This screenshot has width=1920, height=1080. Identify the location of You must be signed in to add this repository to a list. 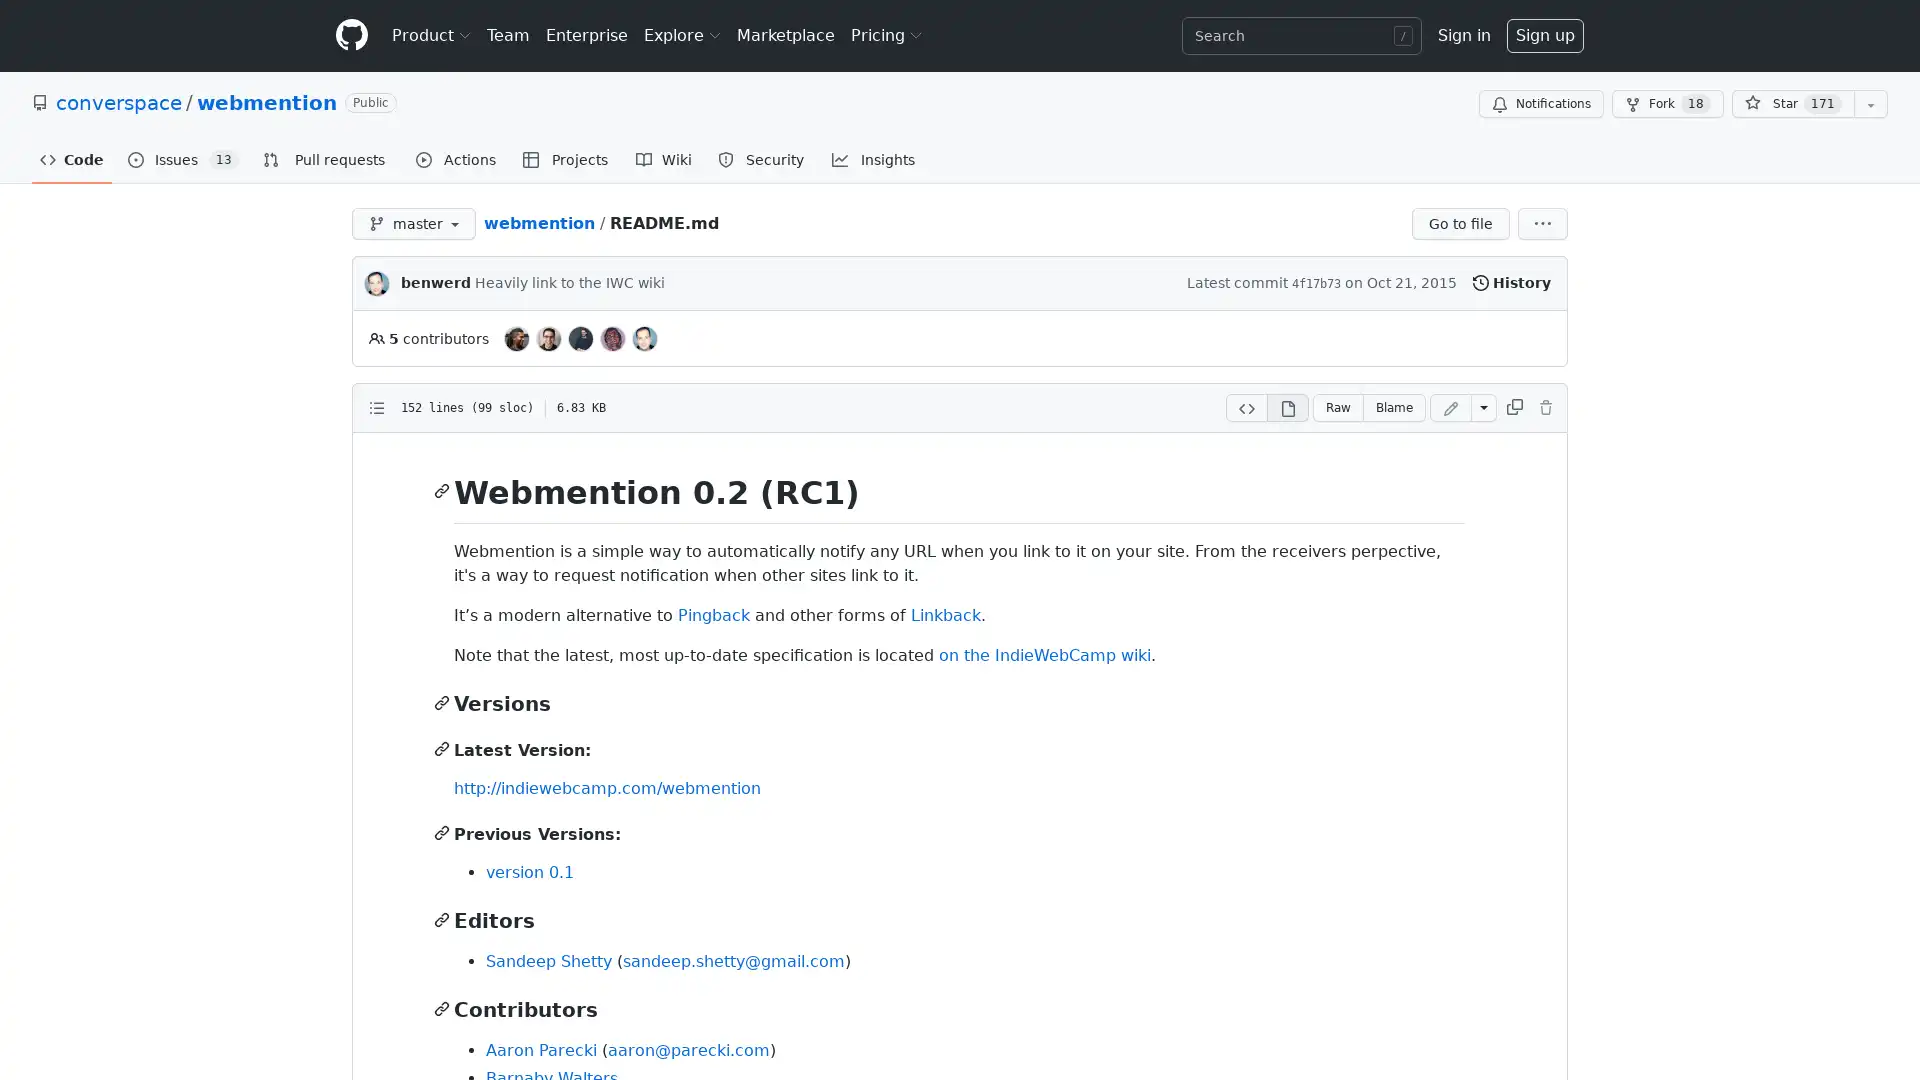
(1870, 104).